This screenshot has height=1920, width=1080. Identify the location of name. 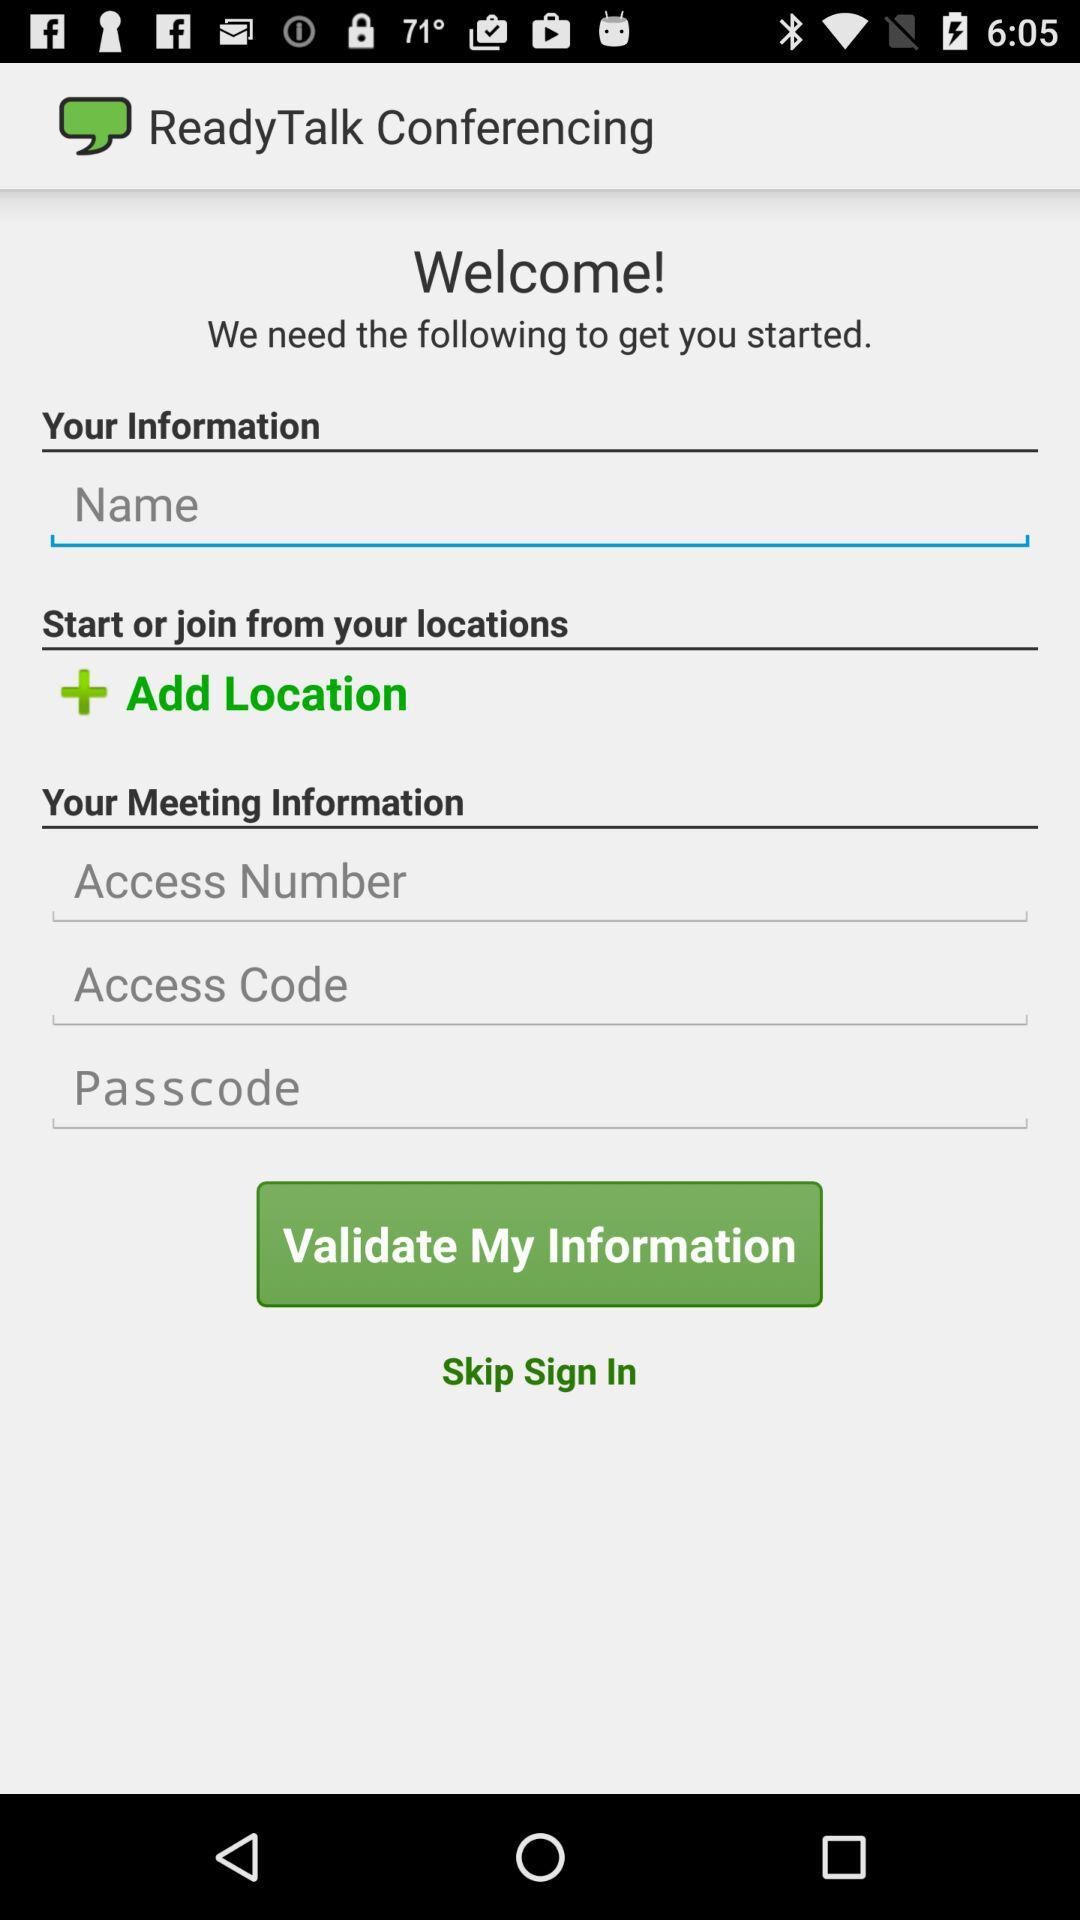
(540, 504).